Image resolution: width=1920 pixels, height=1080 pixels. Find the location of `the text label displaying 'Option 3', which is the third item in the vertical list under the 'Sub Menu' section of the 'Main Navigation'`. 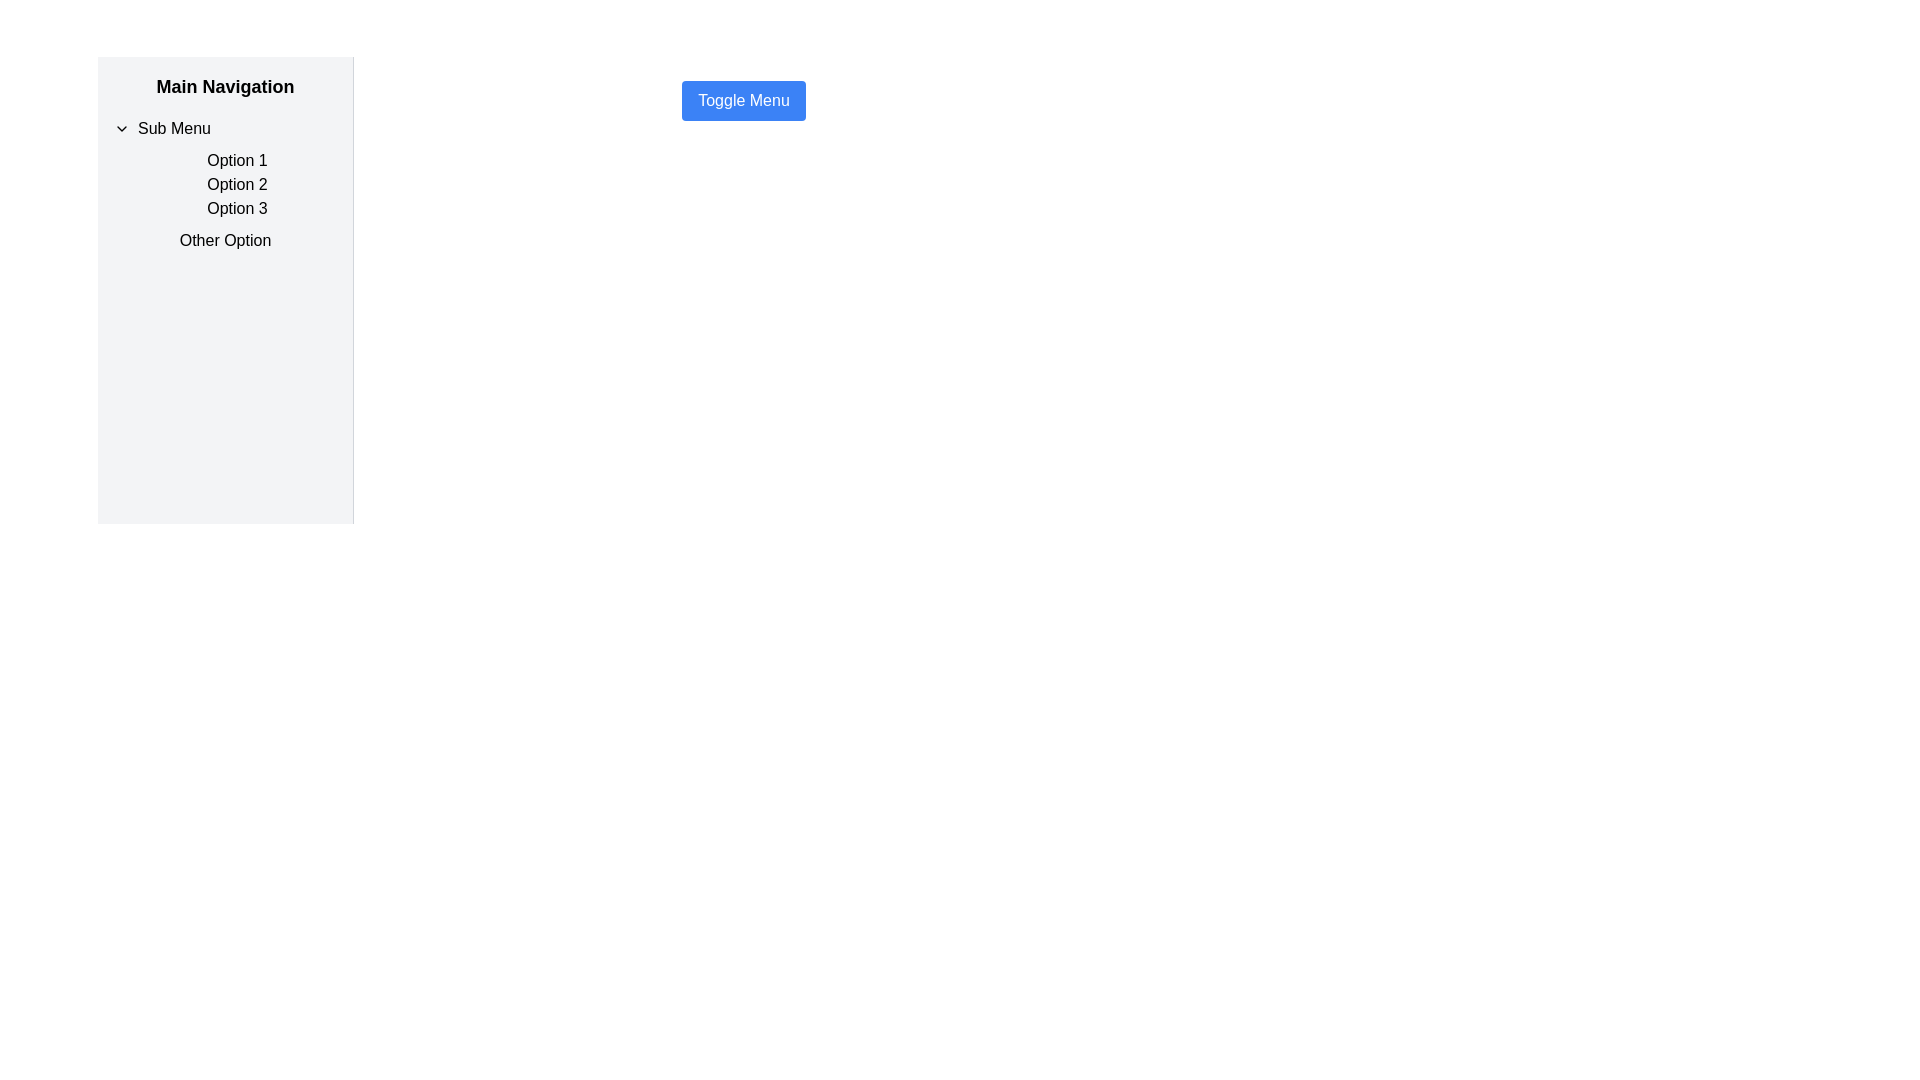

the text label displaying 'Option 3', which is the third item in the vertical list under the 'Sub Menu' section of the 'Main Navigation' is located at coordinates (237, 208).